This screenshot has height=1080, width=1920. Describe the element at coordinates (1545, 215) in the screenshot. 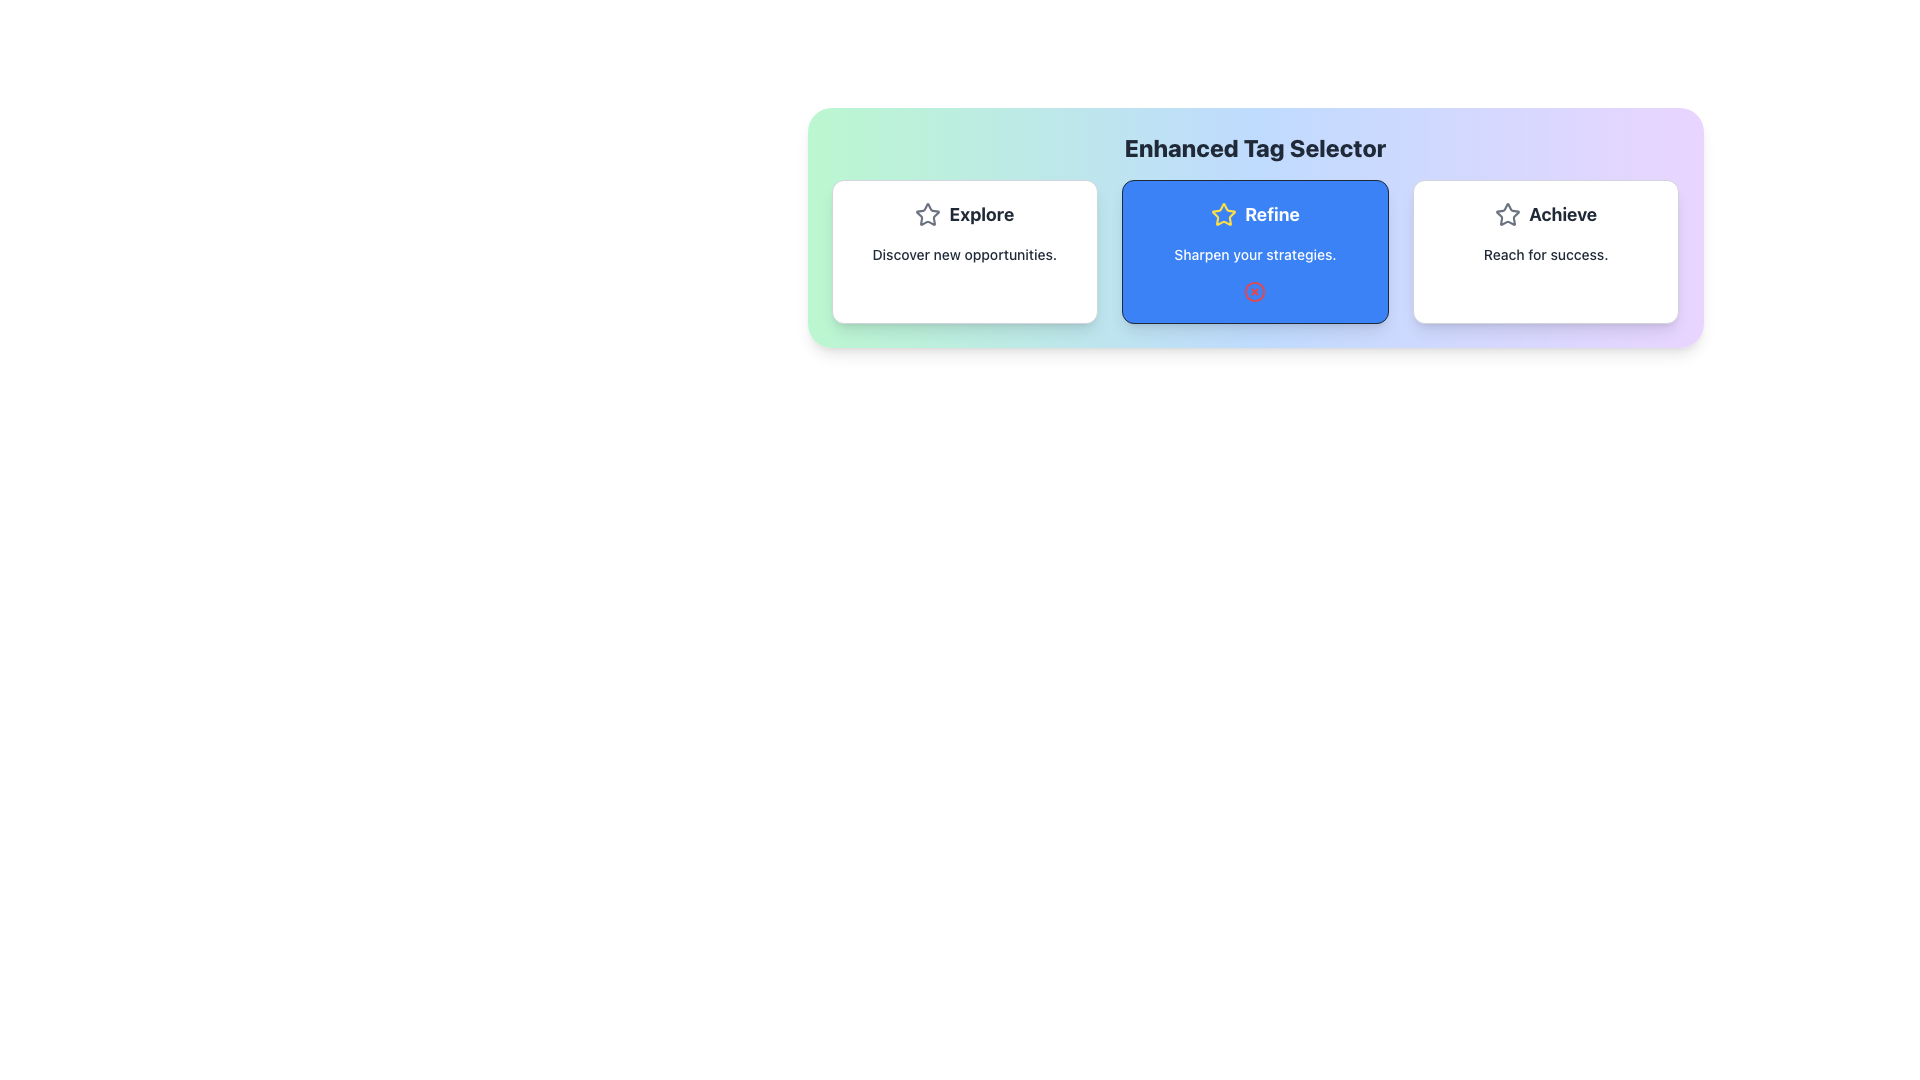

I see `the combined element consisting of a gray outline star icon and the bold text label 'Achieve', which is located in the third panel from the left, near the subtitle 'Reach for success'` at that location.